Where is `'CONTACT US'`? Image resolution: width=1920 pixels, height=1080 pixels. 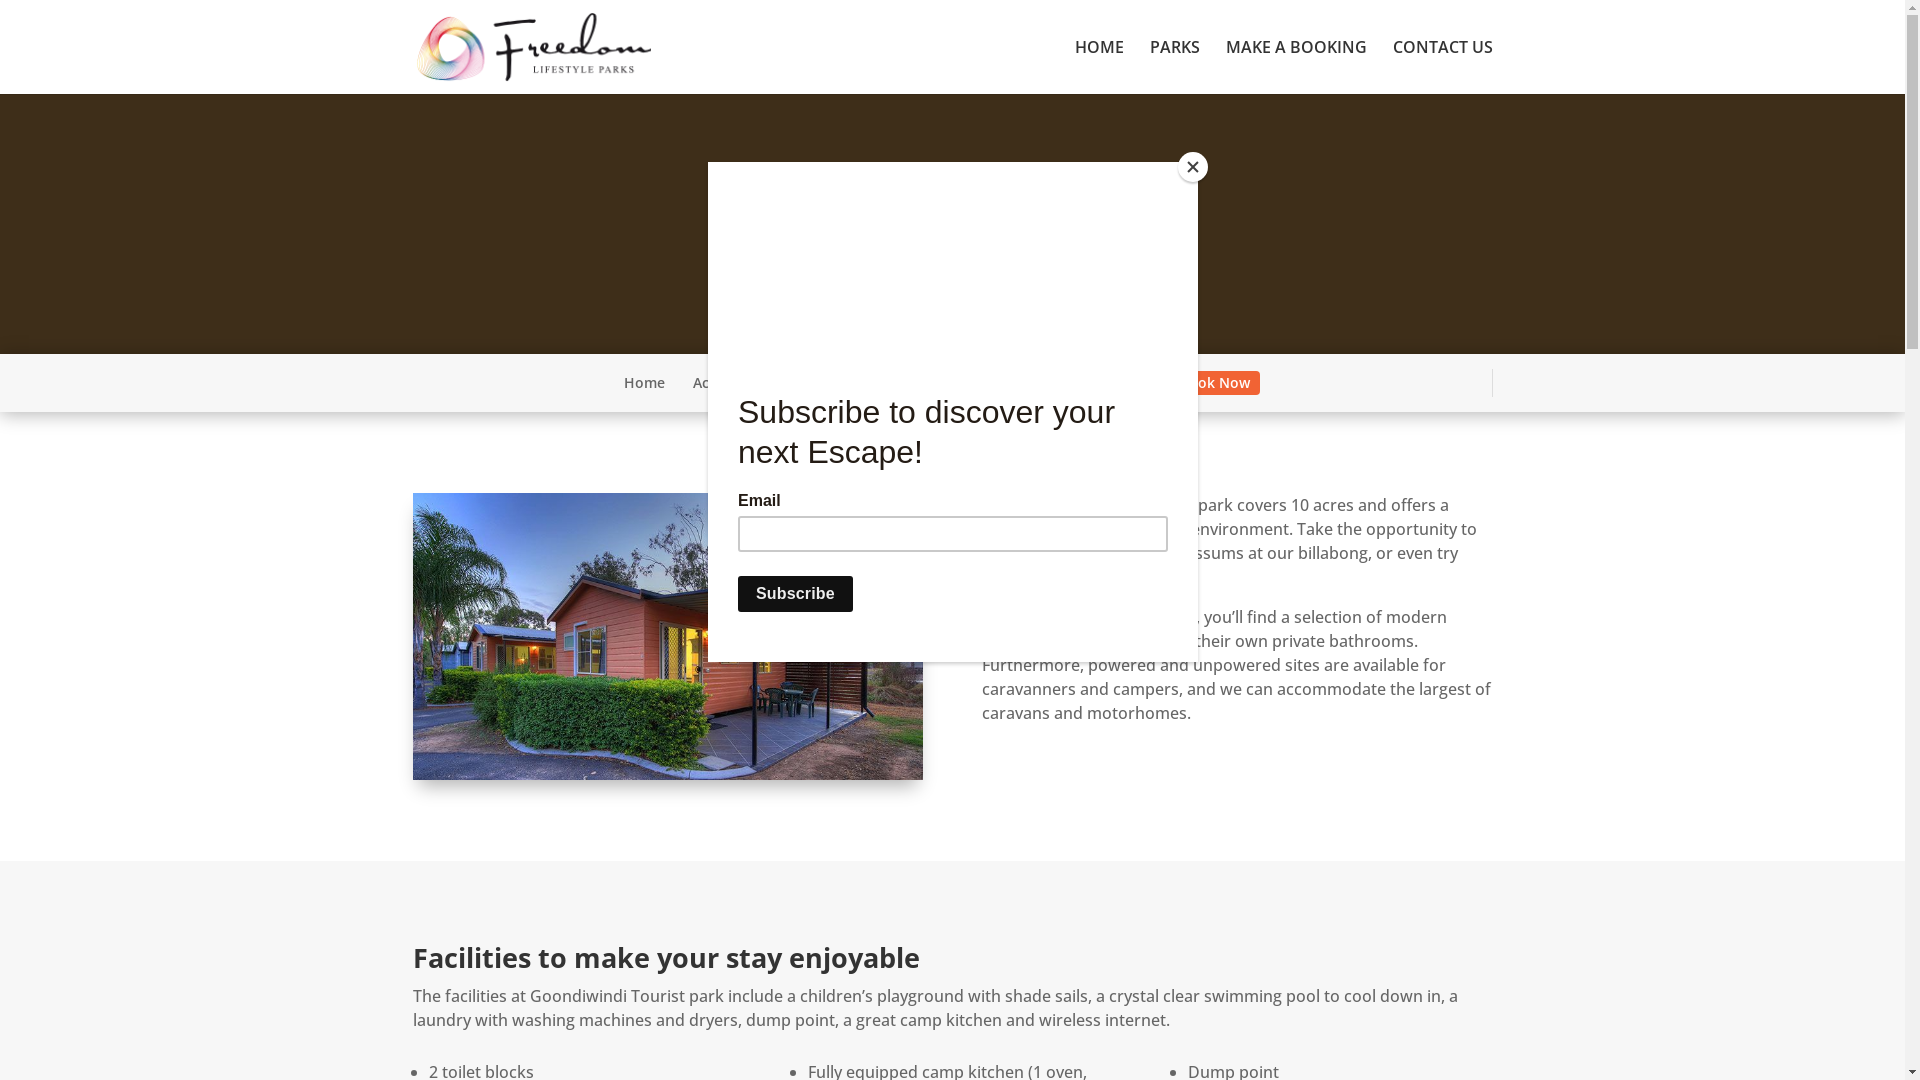 'CONTACT US' is located at coordinates (1441, 65).